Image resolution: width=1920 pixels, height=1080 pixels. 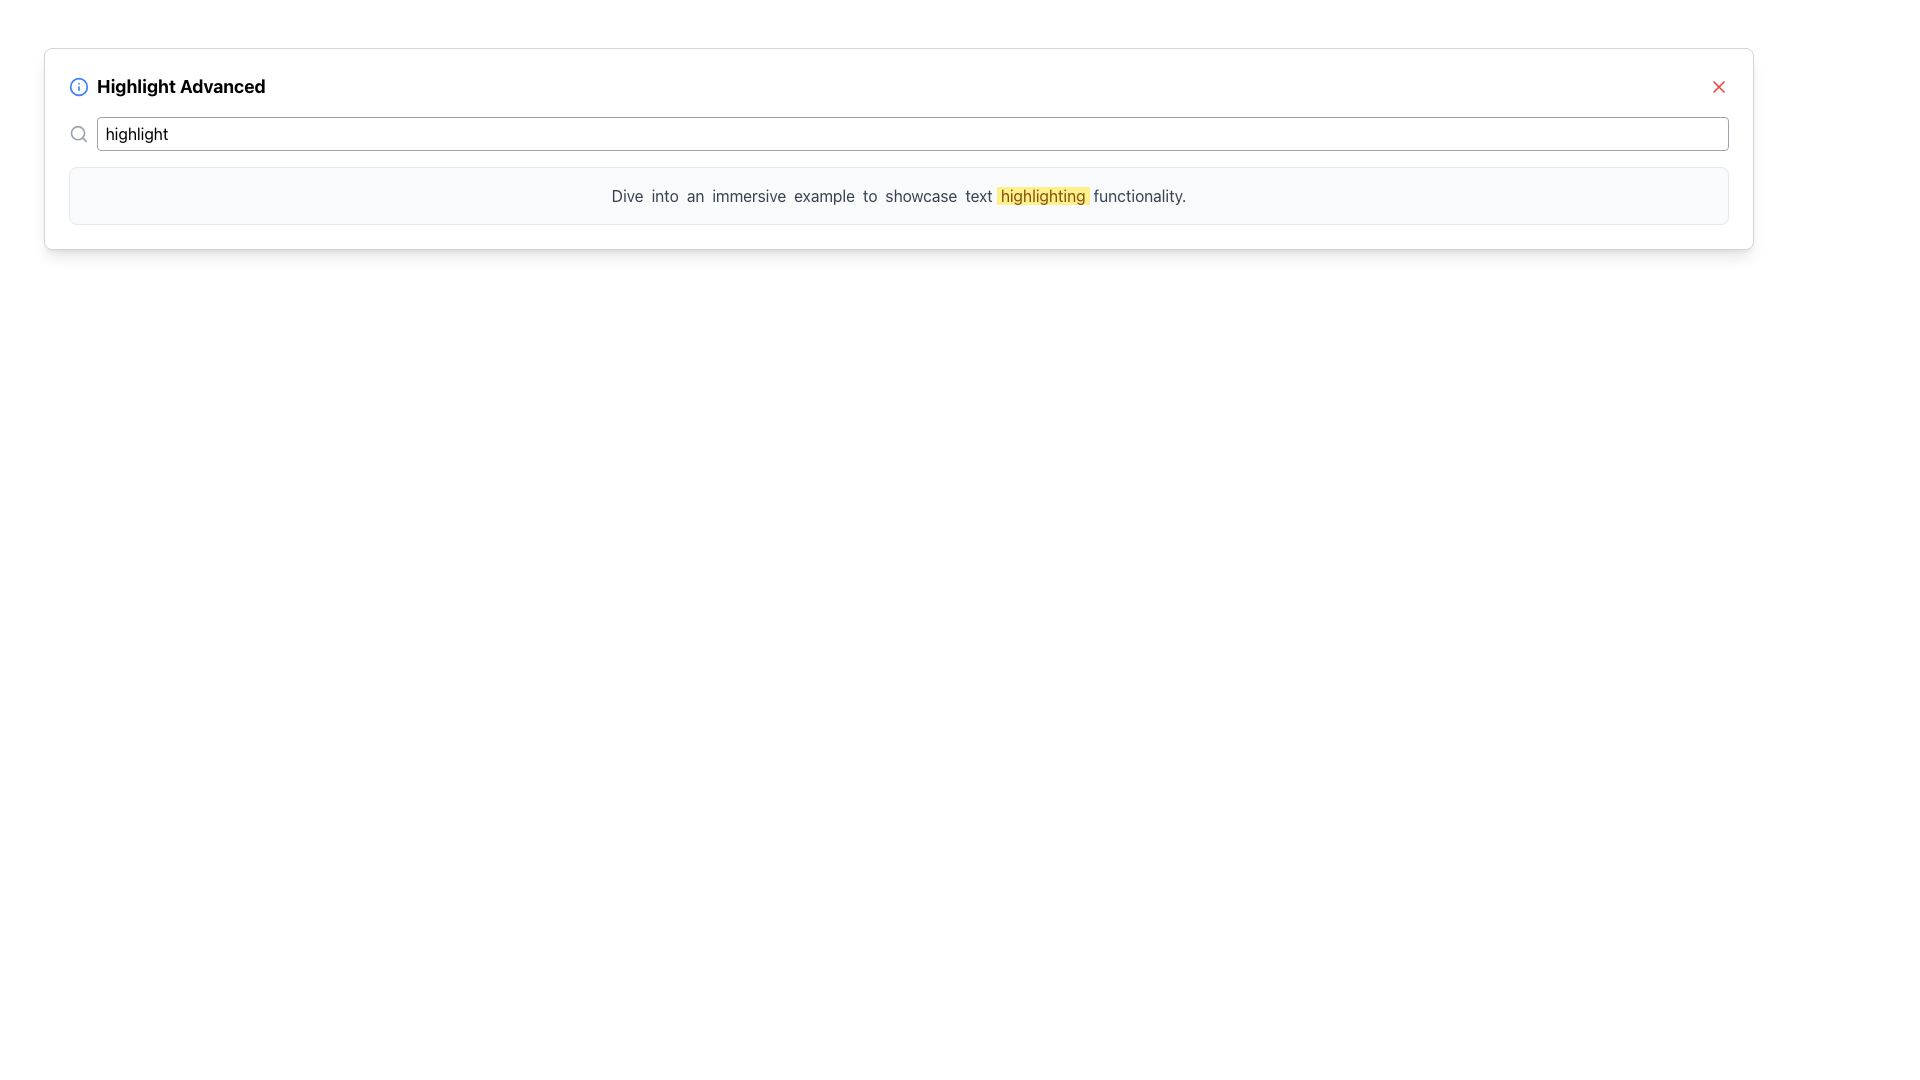 What do you see at coordinates (920, 196) in the screenshot?
I see `the text element displaying the word 'showcase', which is part of a sentence and located between the words 'to' and 'text'` at bounding box center [920, 196].